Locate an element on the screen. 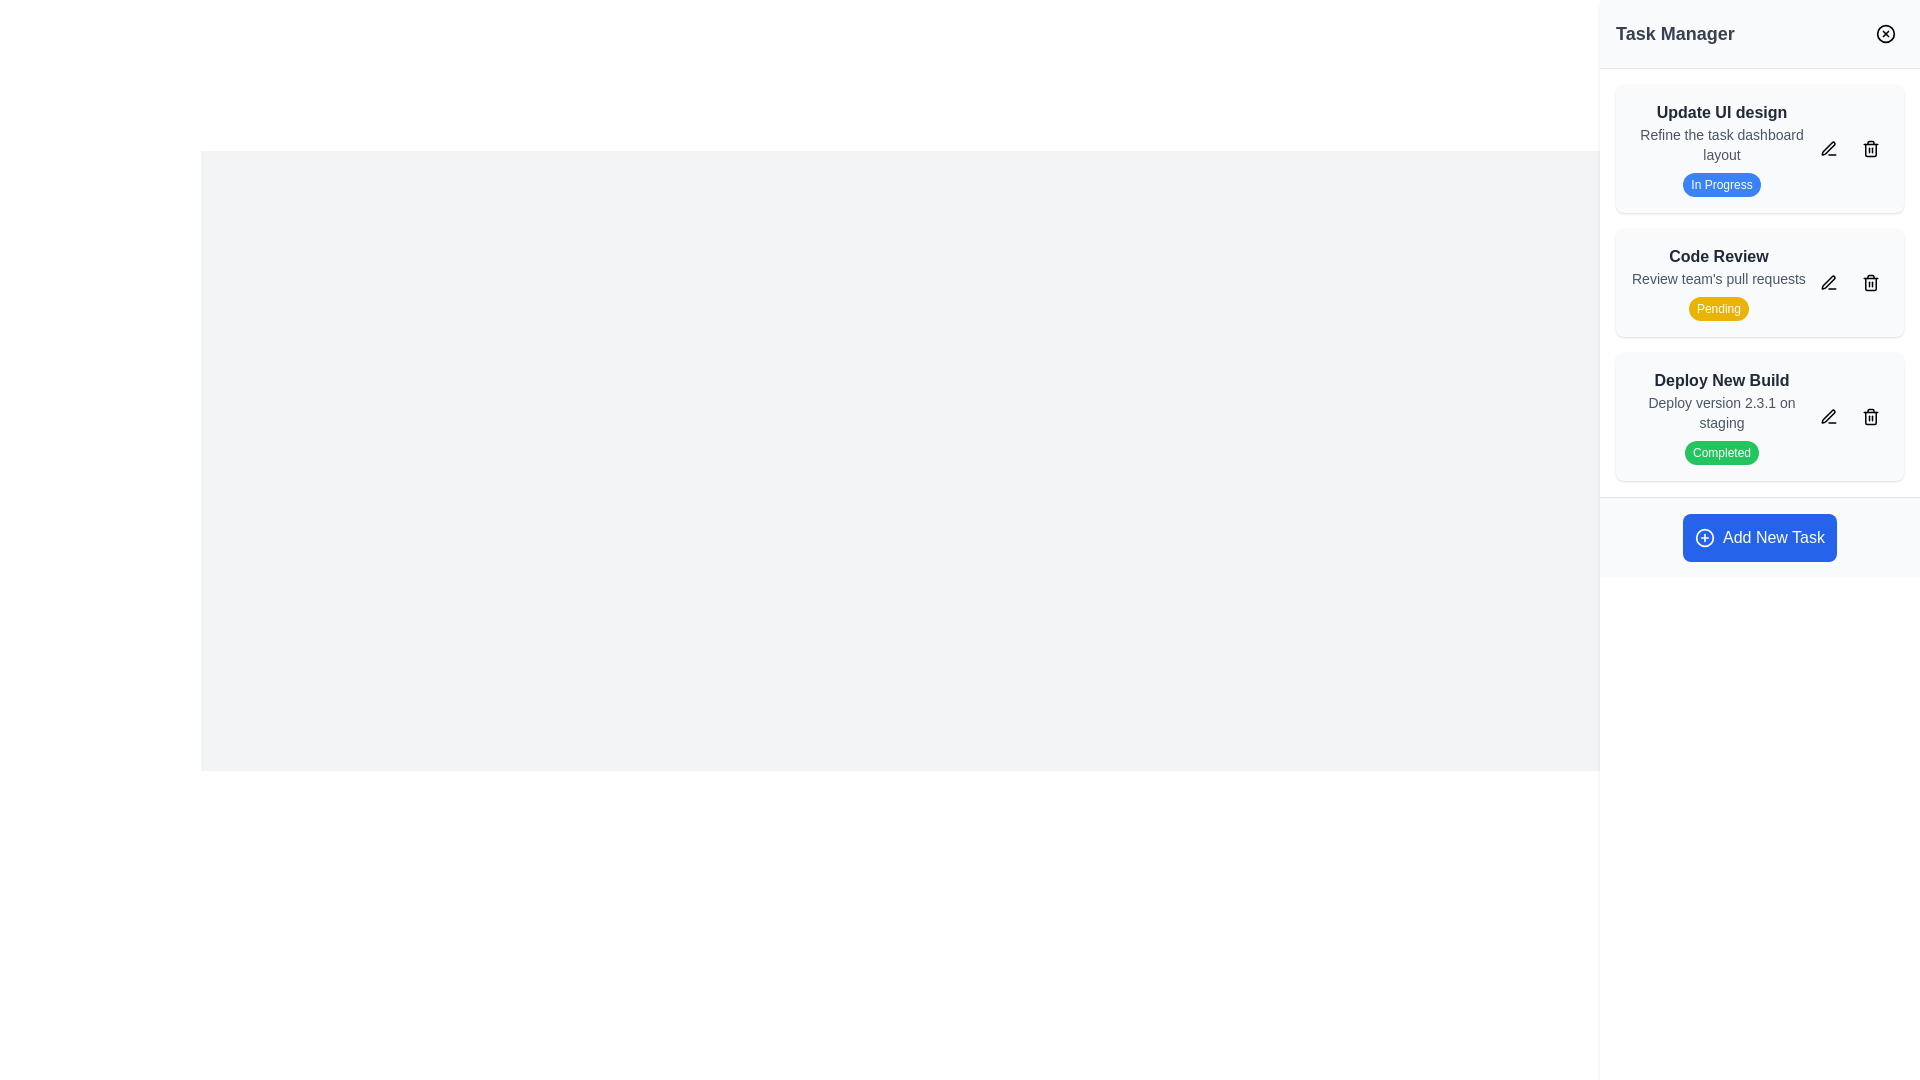  the Status label that indicates the completion state of the task 'Deploy New Build', located below the heading and subtext within the task card is located at coordinates (1721, 452).